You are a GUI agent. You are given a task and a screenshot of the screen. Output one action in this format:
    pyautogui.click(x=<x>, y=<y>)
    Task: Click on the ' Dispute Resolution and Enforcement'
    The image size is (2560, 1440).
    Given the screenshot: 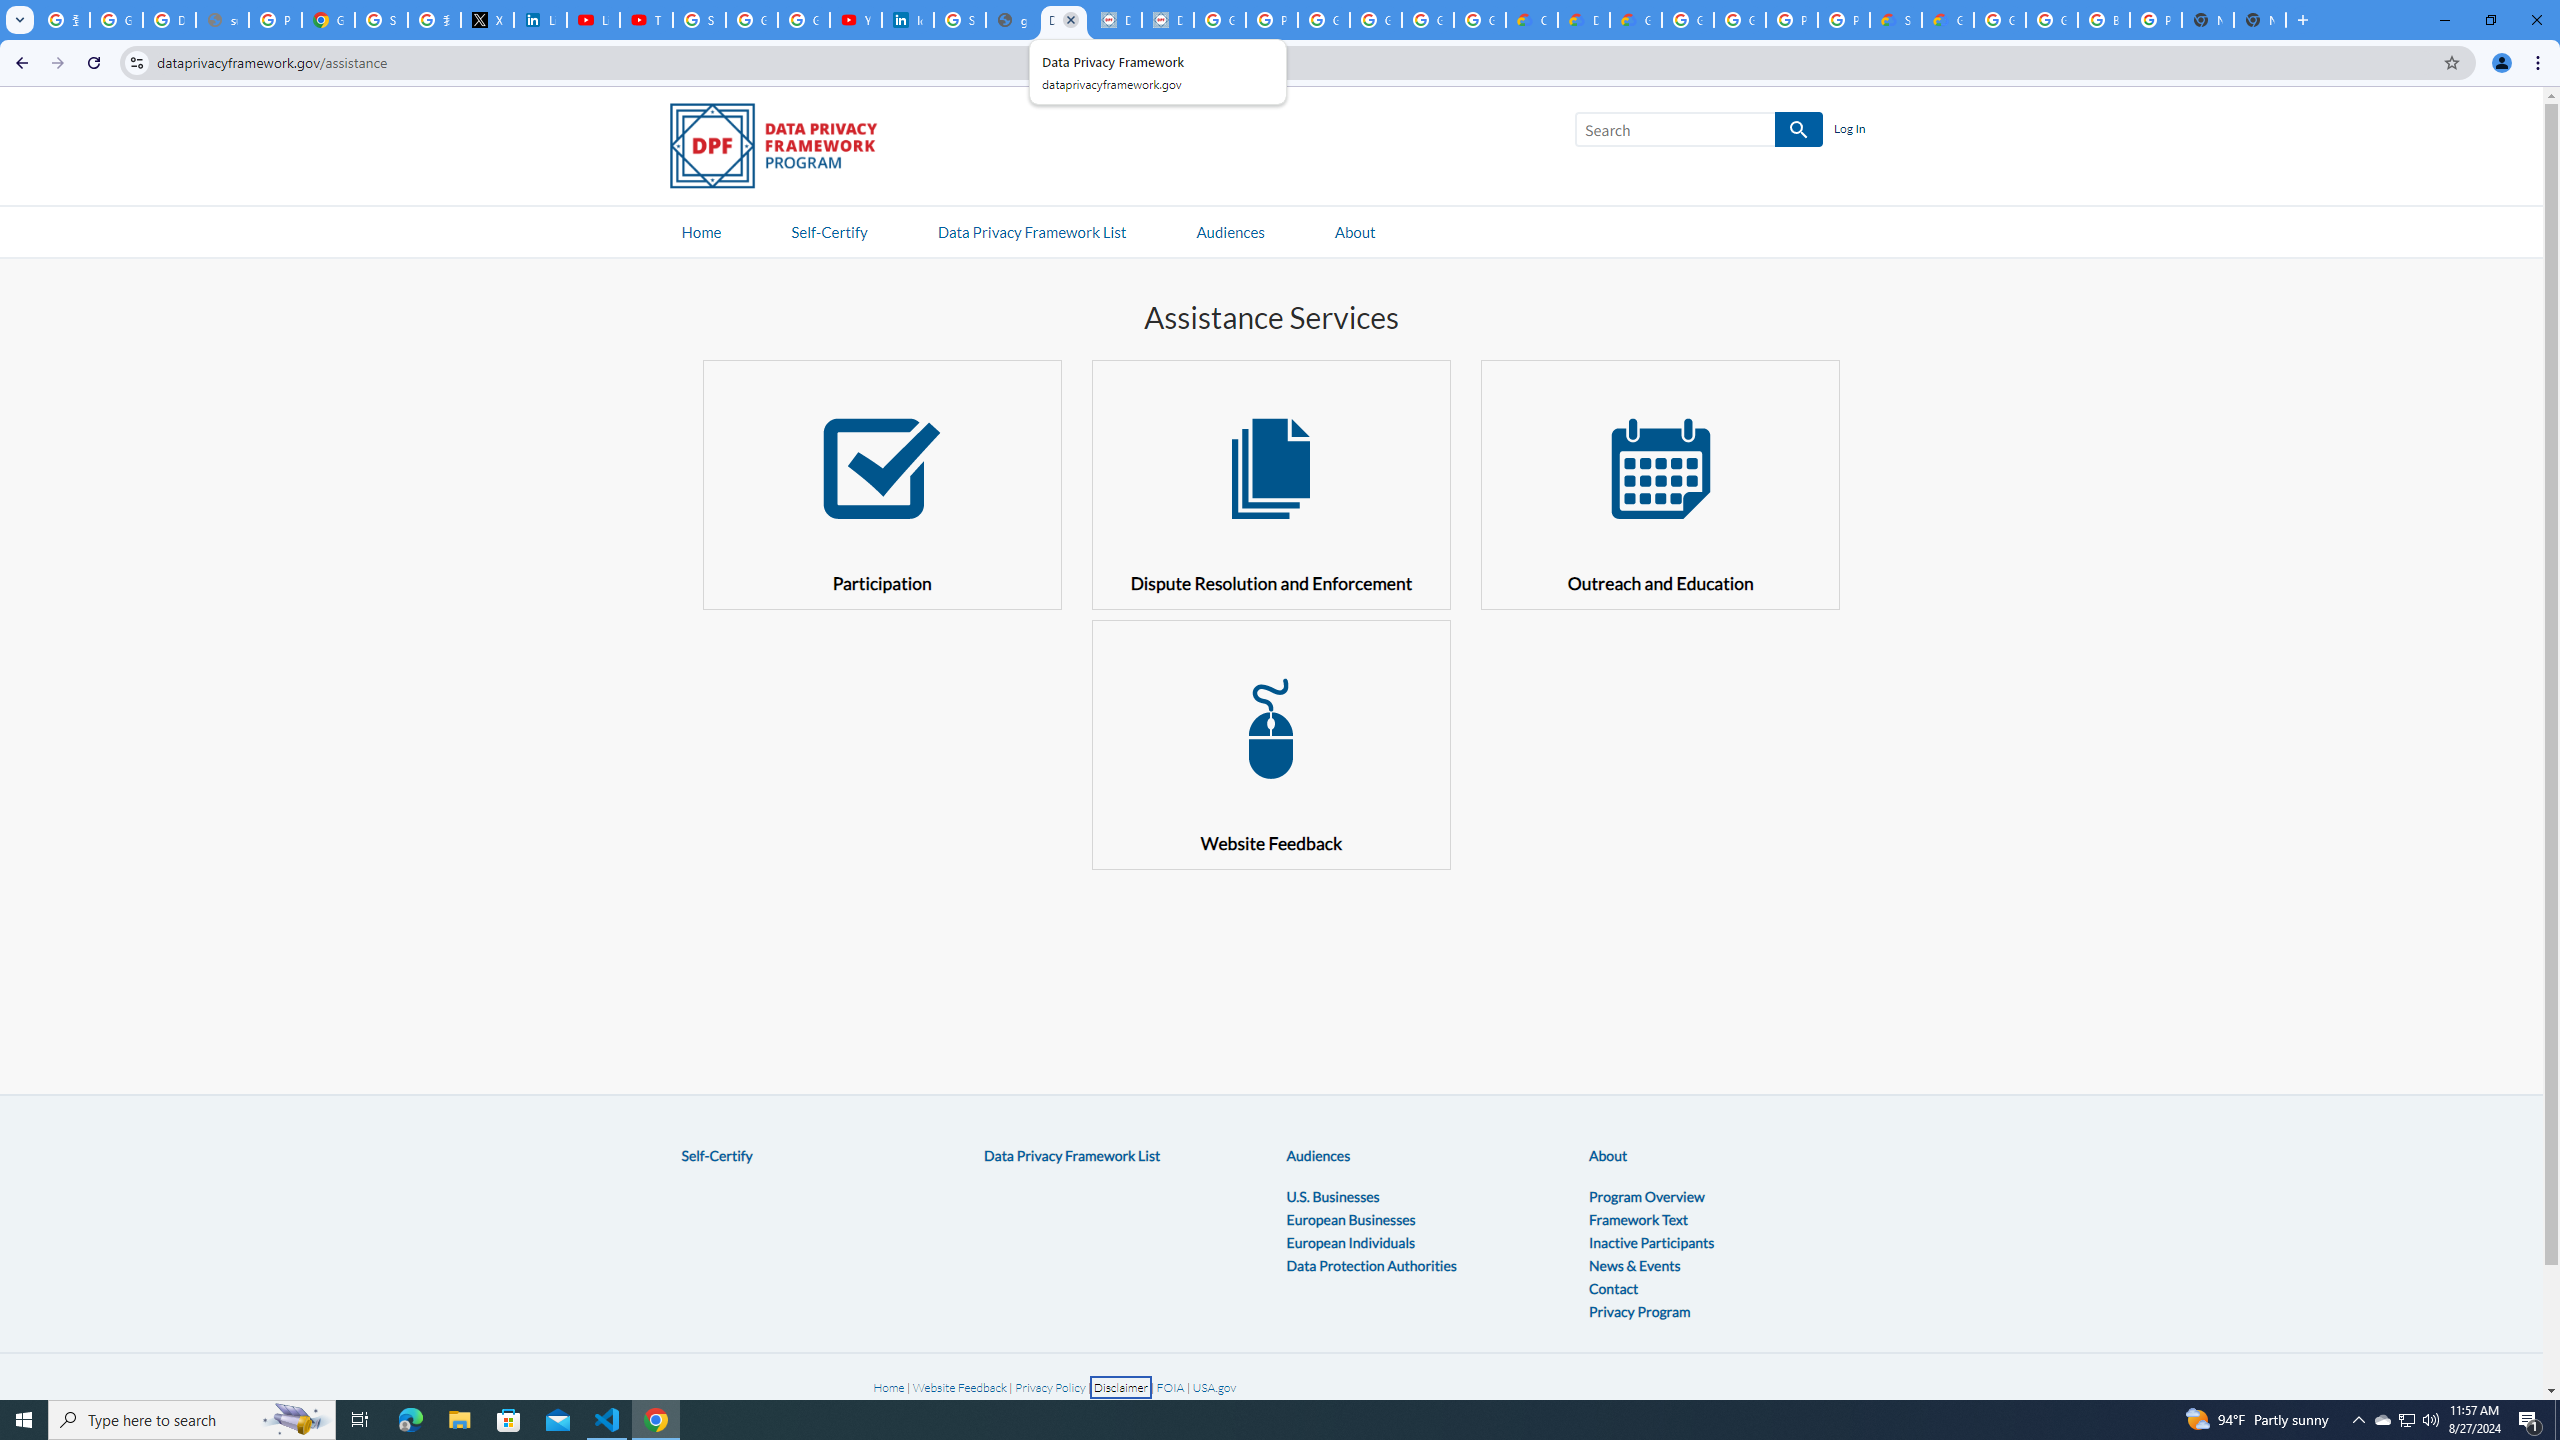 What is the action you would take?
    pyautogui.click(x=1271, y=483)
    